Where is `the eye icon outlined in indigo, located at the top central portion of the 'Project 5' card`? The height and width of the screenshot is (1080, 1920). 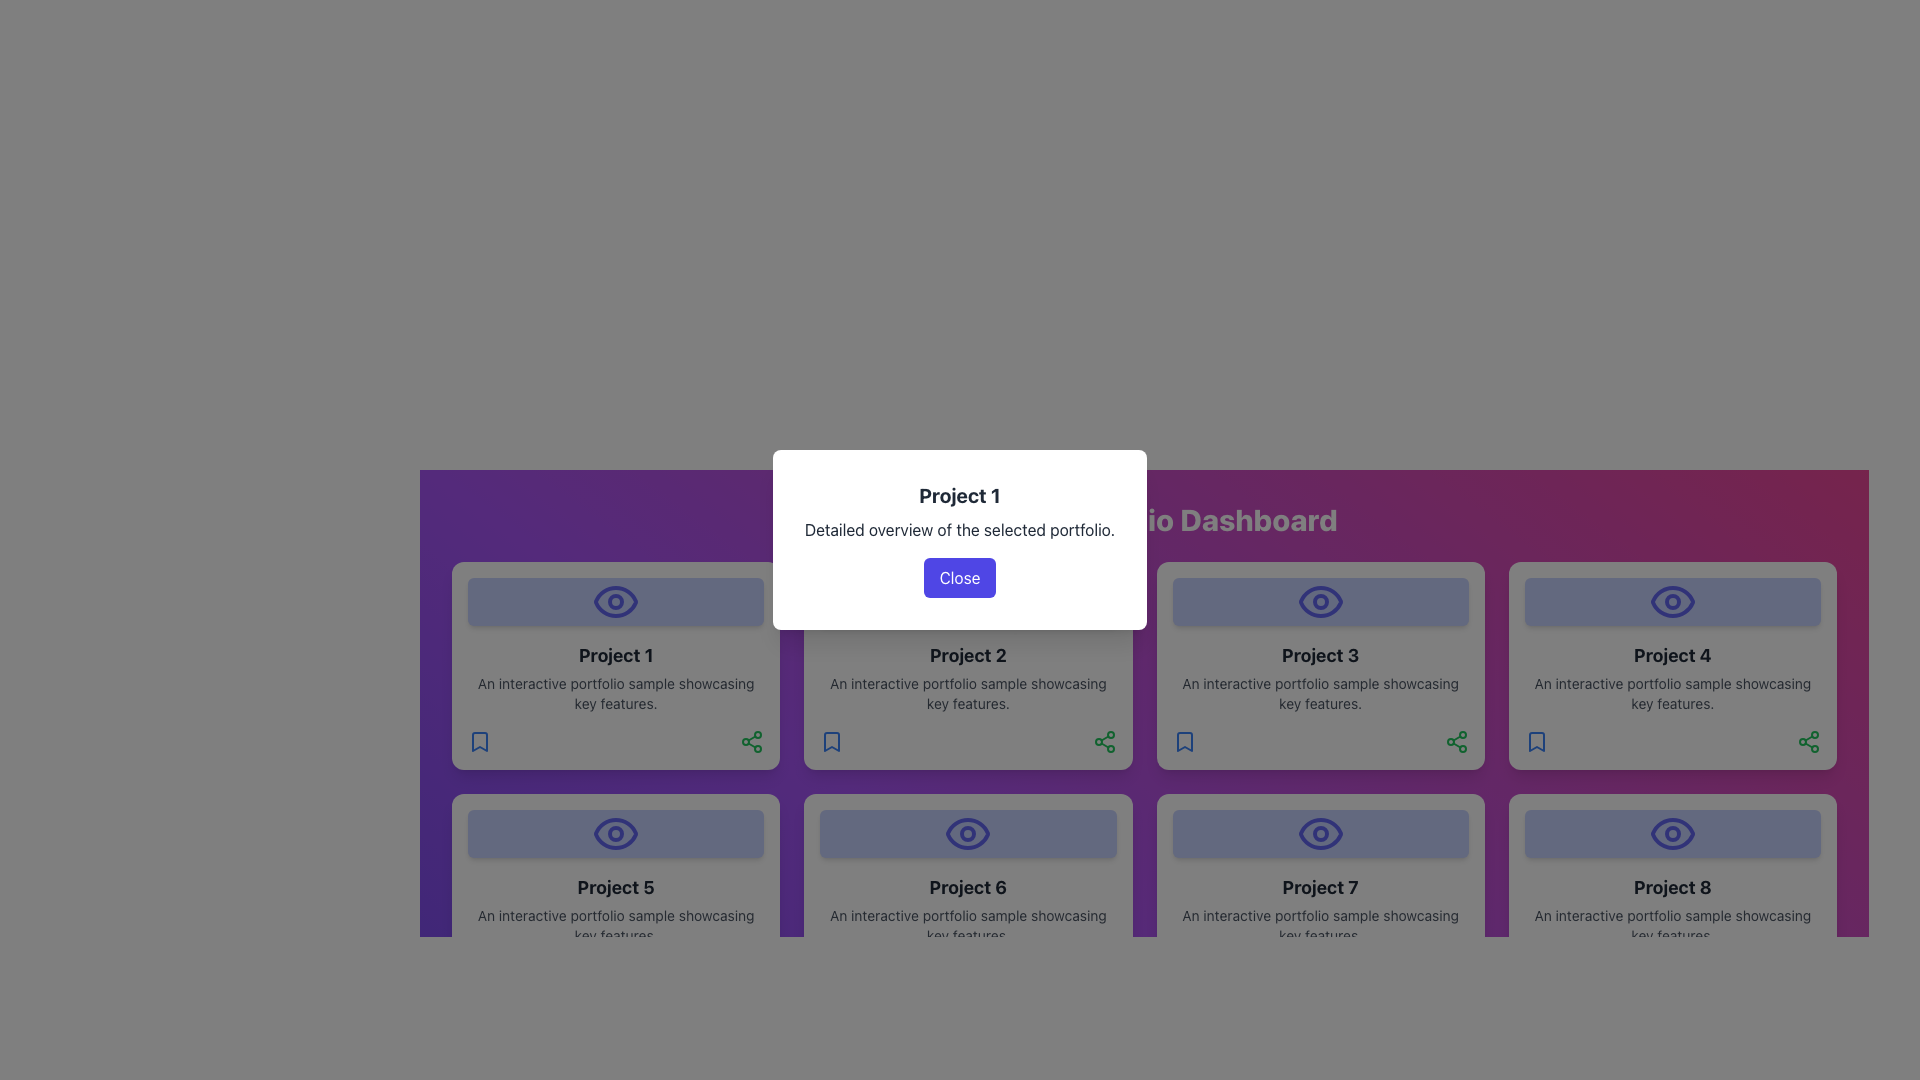
the eye icon outlined in indigo, located at the top central portion of the 'Project 5' card is located at coordinates (615, 833).